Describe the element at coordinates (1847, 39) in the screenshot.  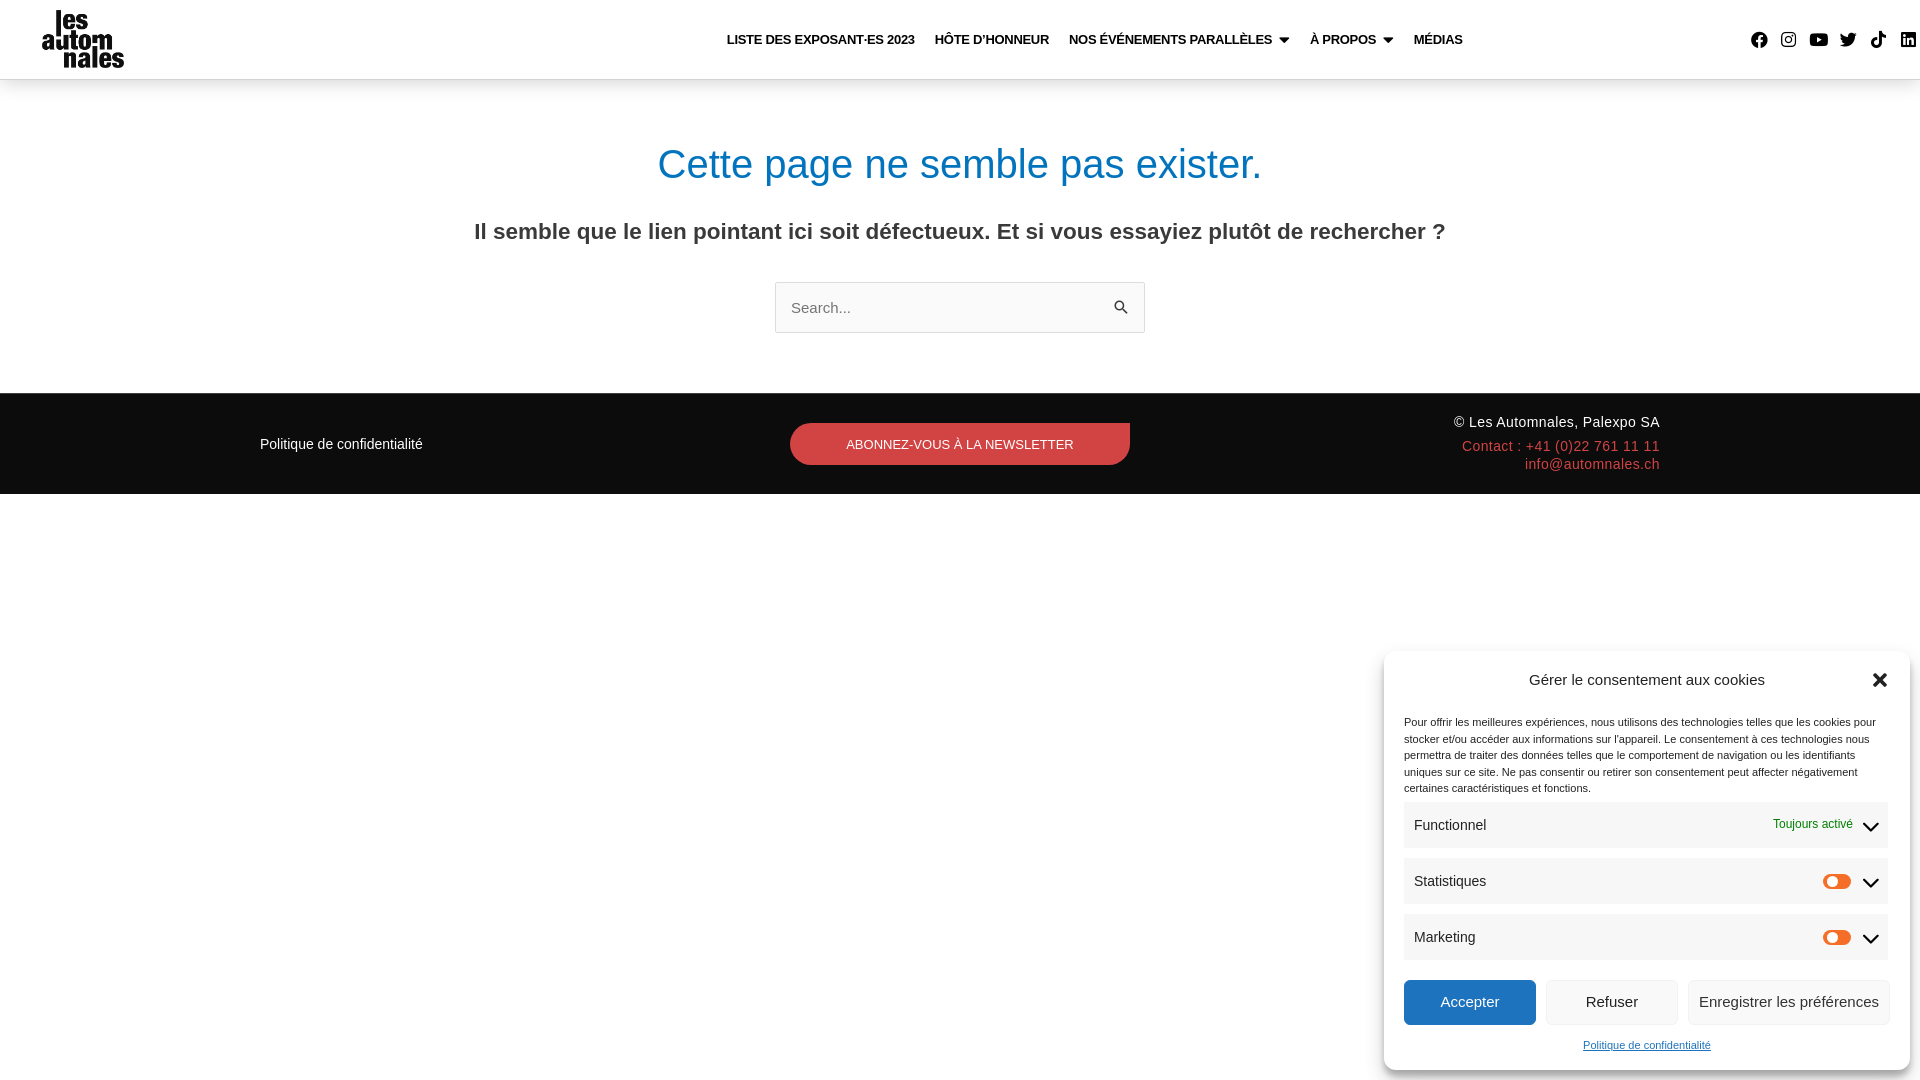
I see `'Twitter'` at that location.